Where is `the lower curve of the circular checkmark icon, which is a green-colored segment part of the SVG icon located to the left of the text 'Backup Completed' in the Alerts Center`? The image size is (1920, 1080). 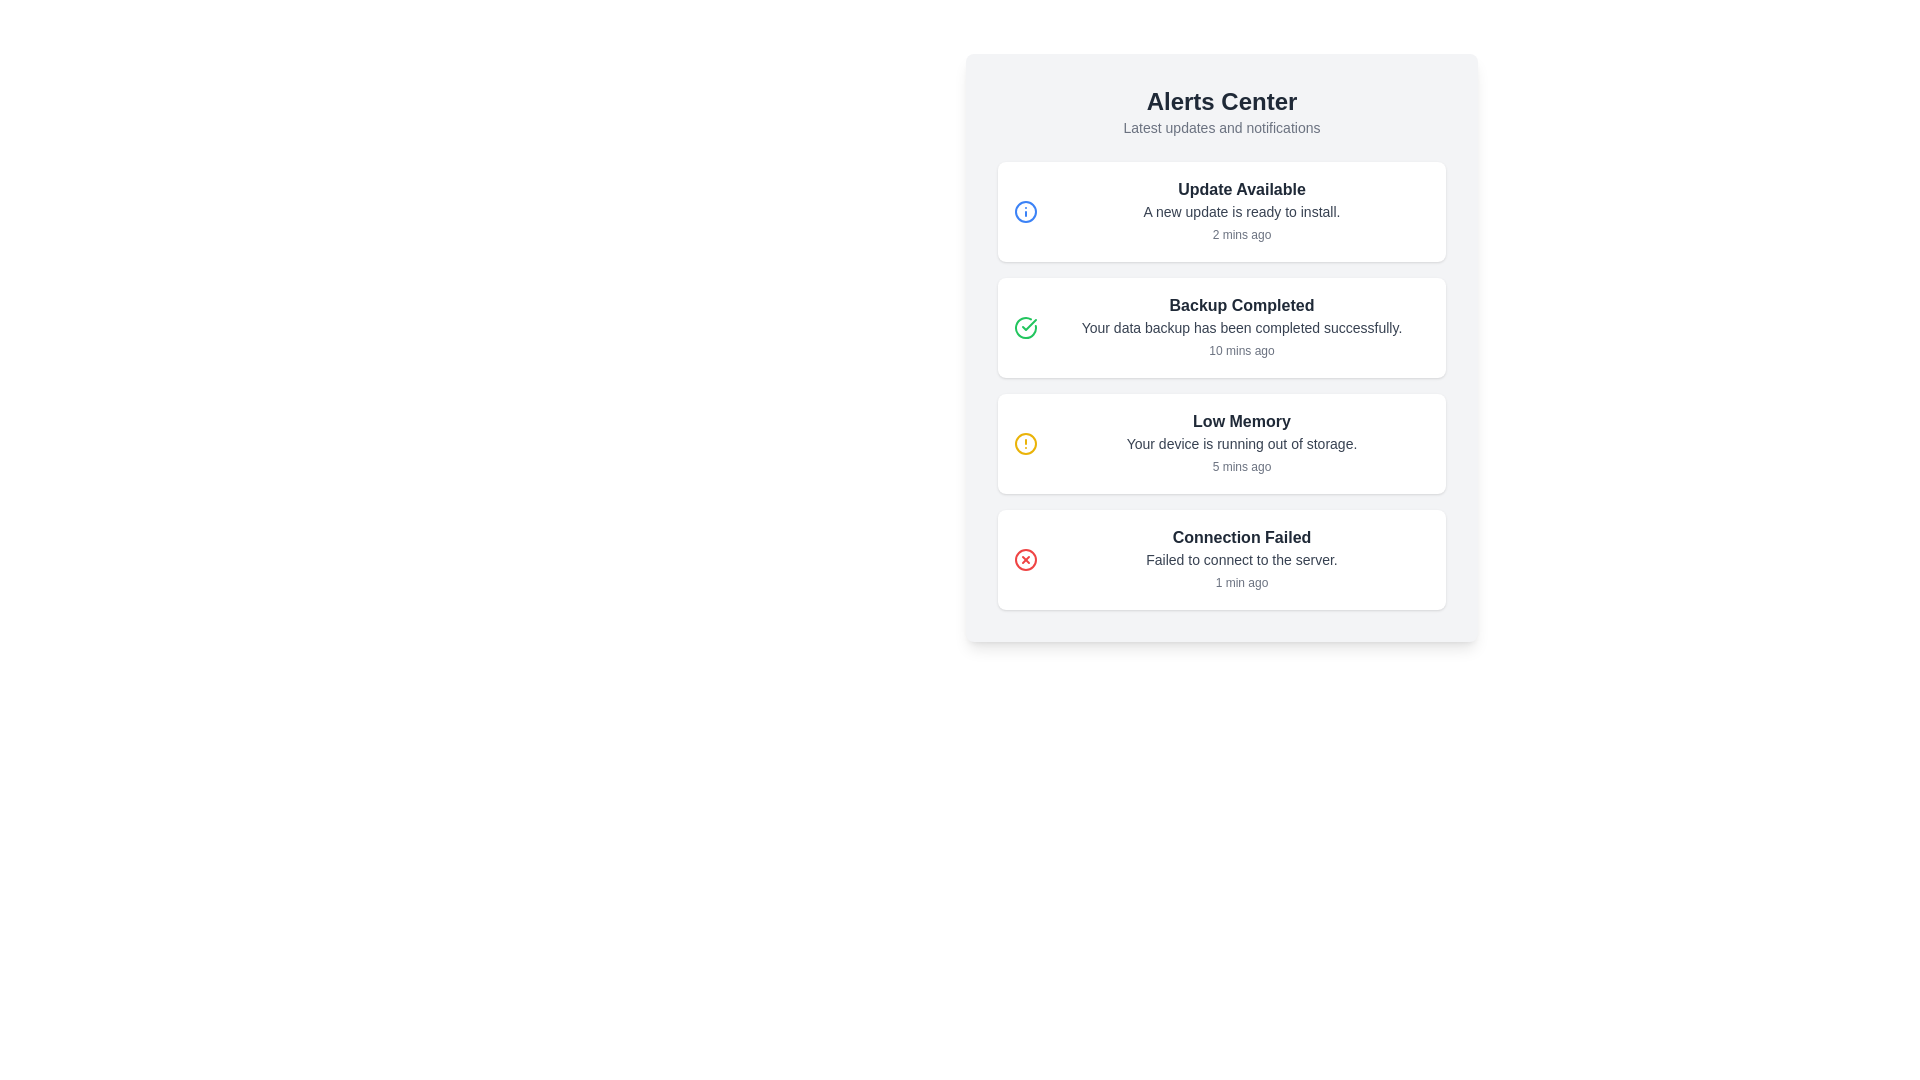 the lower curve of the circular checkmark icon, which is a green-colored segment part of the SVG icon located to the left of the text 'Backup Completed' in the Alerts Center is located at coordinates (1026, 326).